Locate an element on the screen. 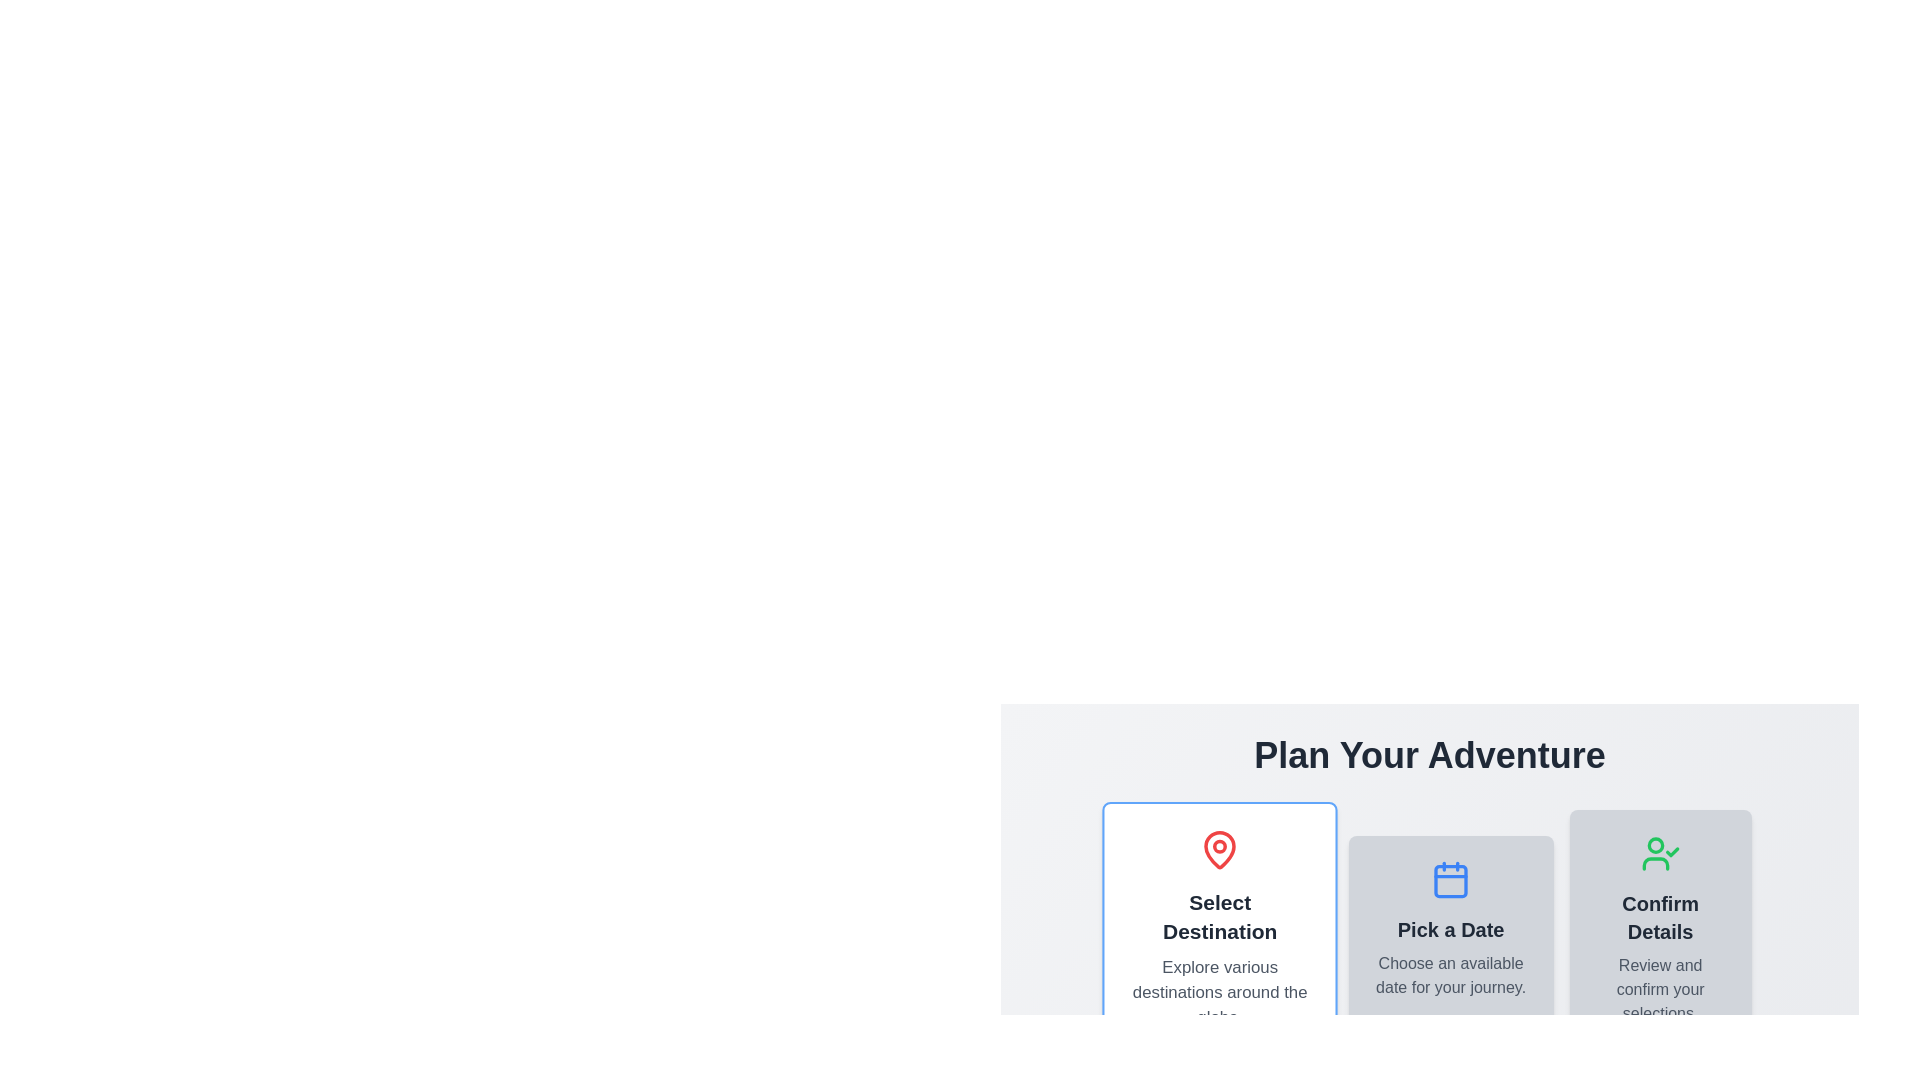 This screenshot has width=1920, height=1080. the small hollow circle located near the top-left corner of the SVG user icon with a check mark, which is styled in green and positioned under the heading 'Plan Your Adventure.' is located at coordinates (1655, 845).